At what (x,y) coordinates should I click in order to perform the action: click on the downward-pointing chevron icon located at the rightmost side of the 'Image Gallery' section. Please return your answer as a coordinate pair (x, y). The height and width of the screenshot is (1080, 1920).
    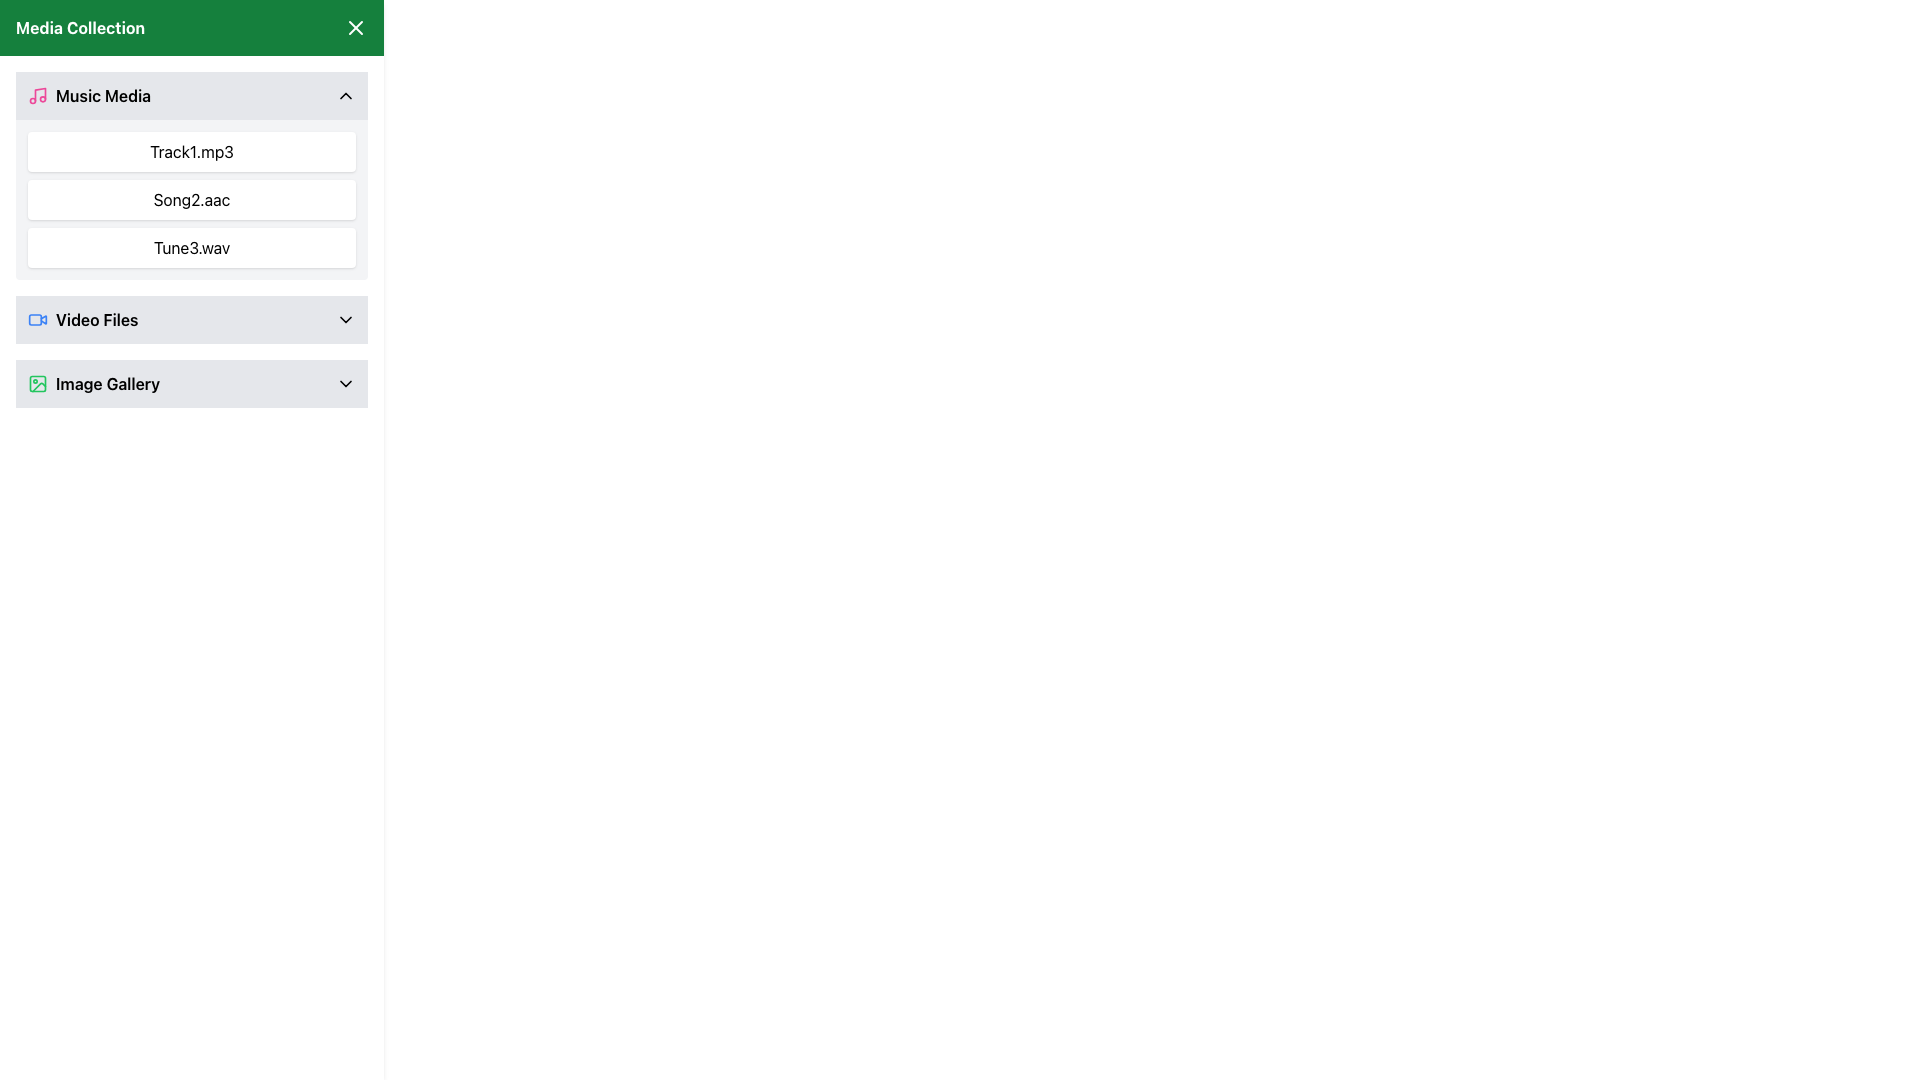
    Looking at the image, I should click on (345, 384).